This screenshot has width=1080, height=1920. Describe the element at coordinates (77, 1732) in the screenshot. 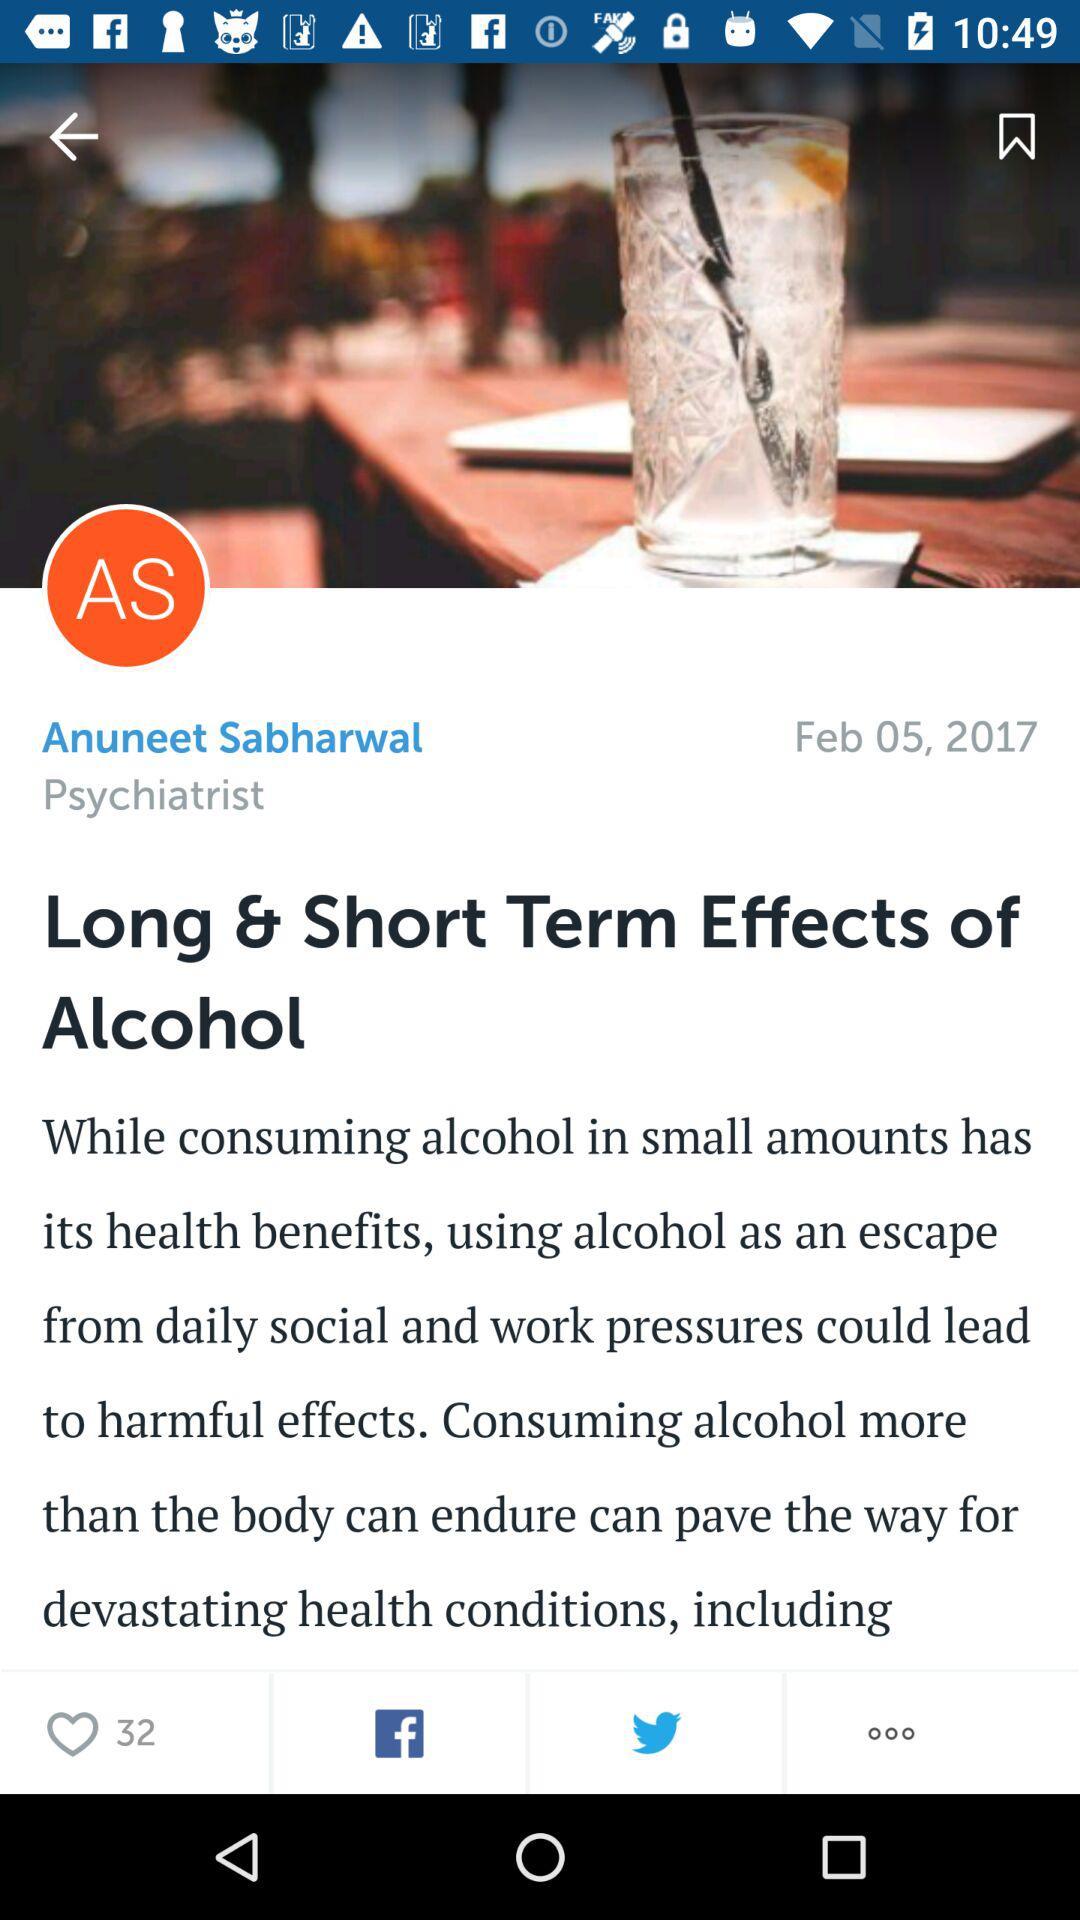

I see `the favorite icon` at that location.